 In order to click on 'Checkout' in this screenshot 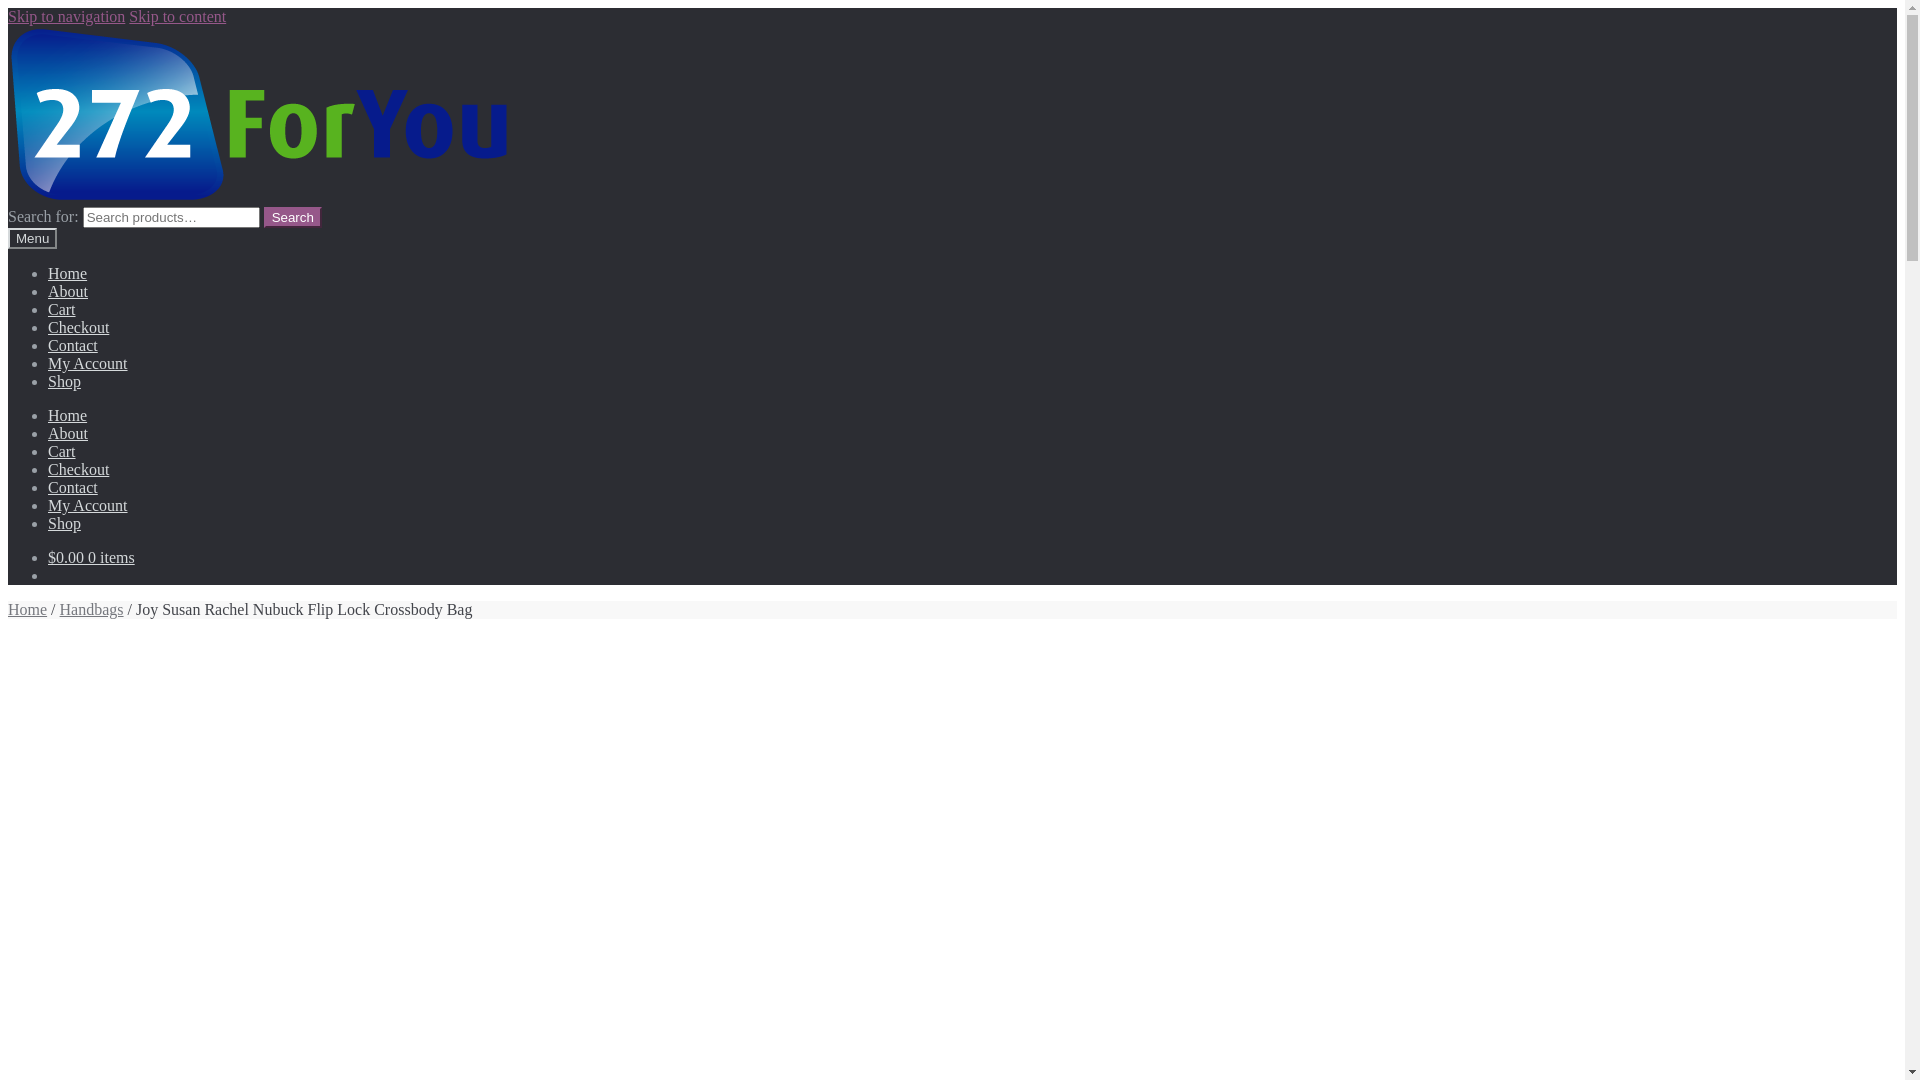, I will do `click(78, 326)`.